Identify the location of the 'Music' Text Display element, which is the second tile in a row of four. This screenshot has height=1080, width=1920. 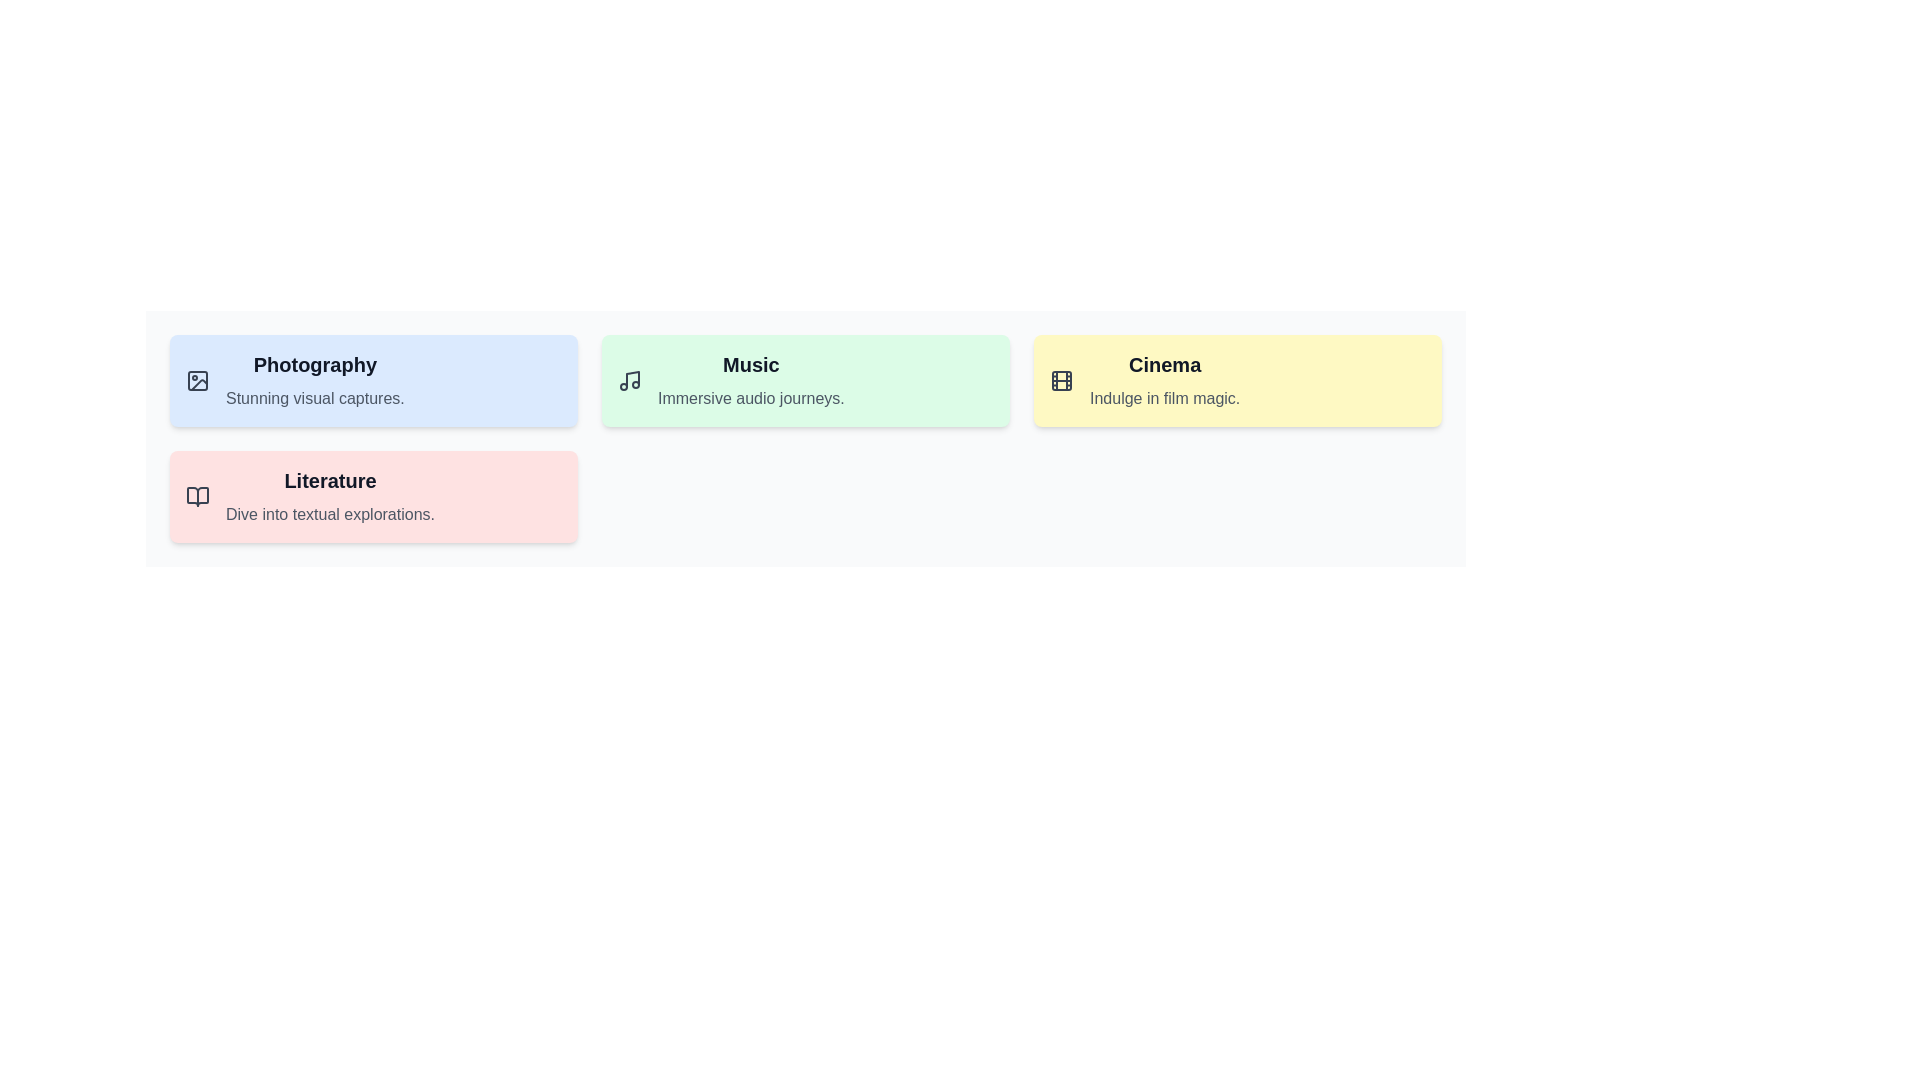
(750, 381).